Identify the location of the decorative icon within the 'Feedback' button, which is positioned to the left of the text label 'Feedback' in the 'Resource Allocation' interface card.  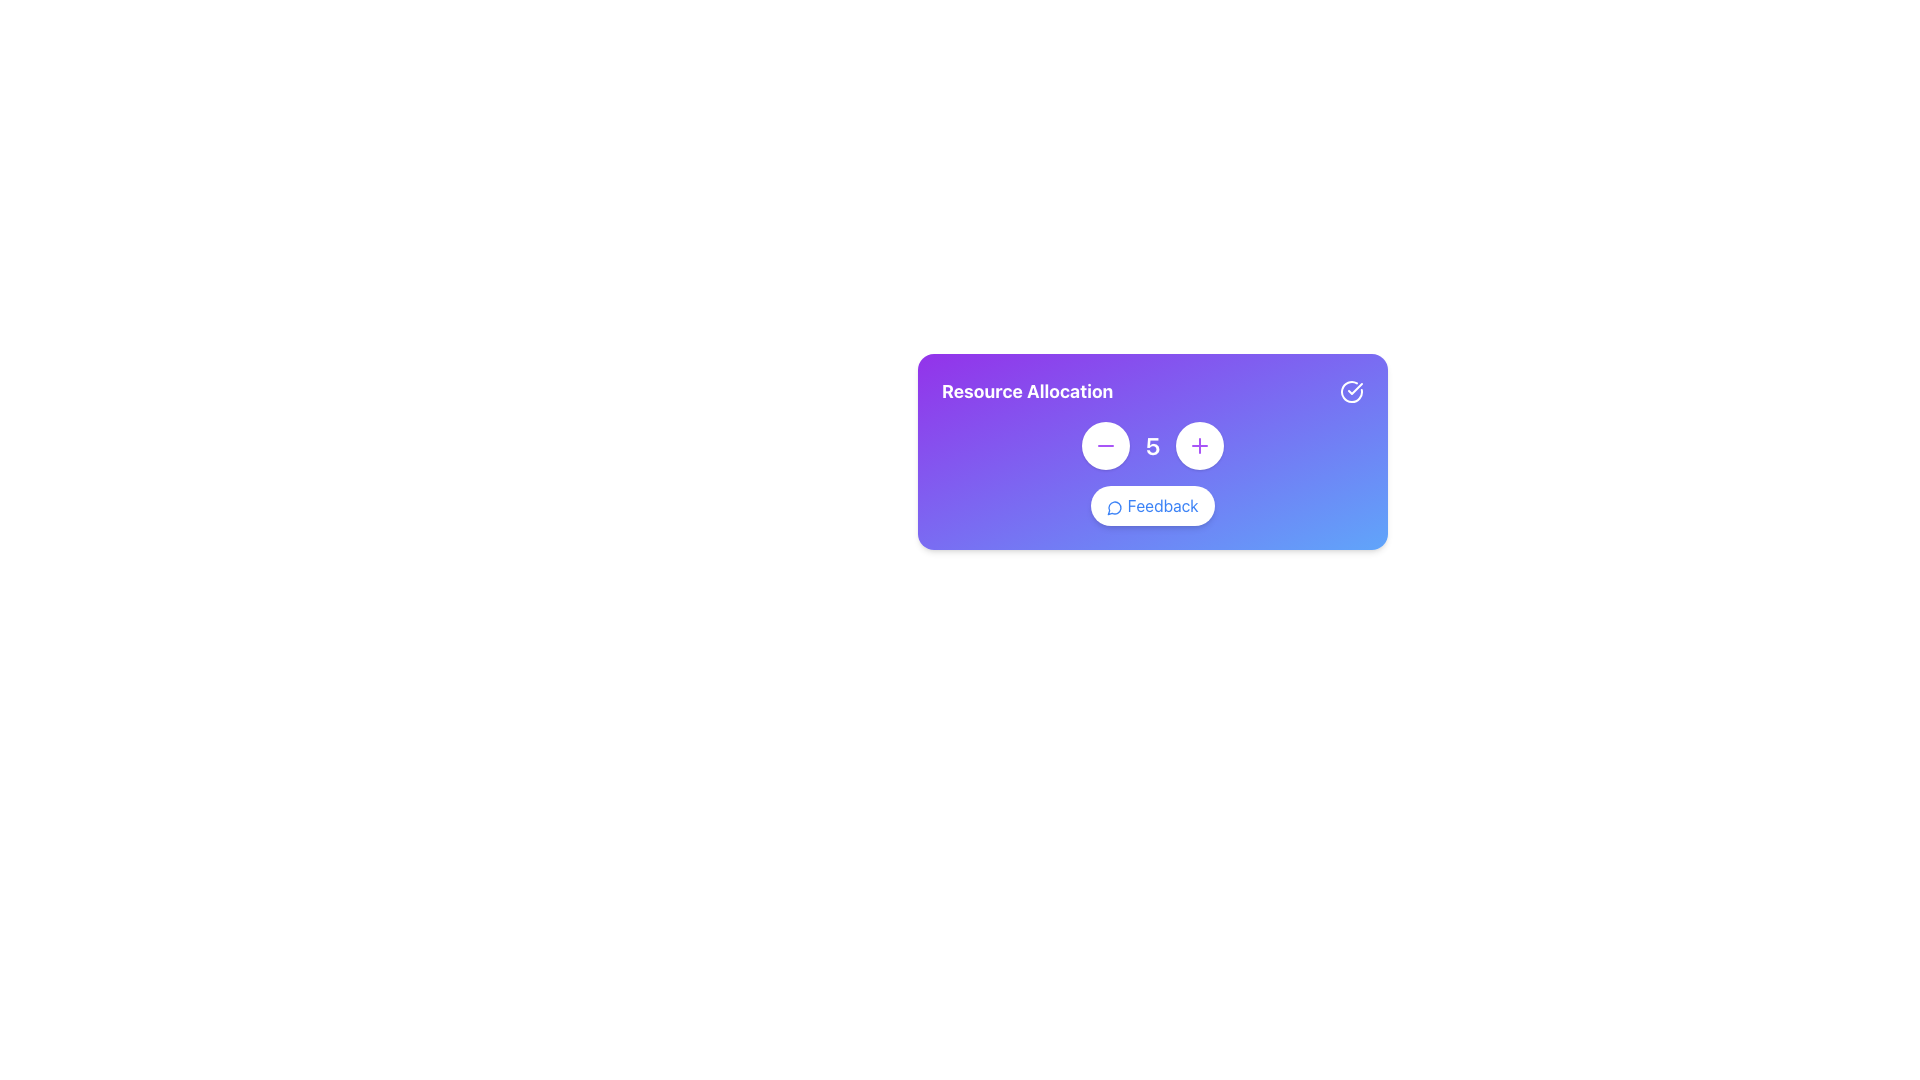
(1114, 506).